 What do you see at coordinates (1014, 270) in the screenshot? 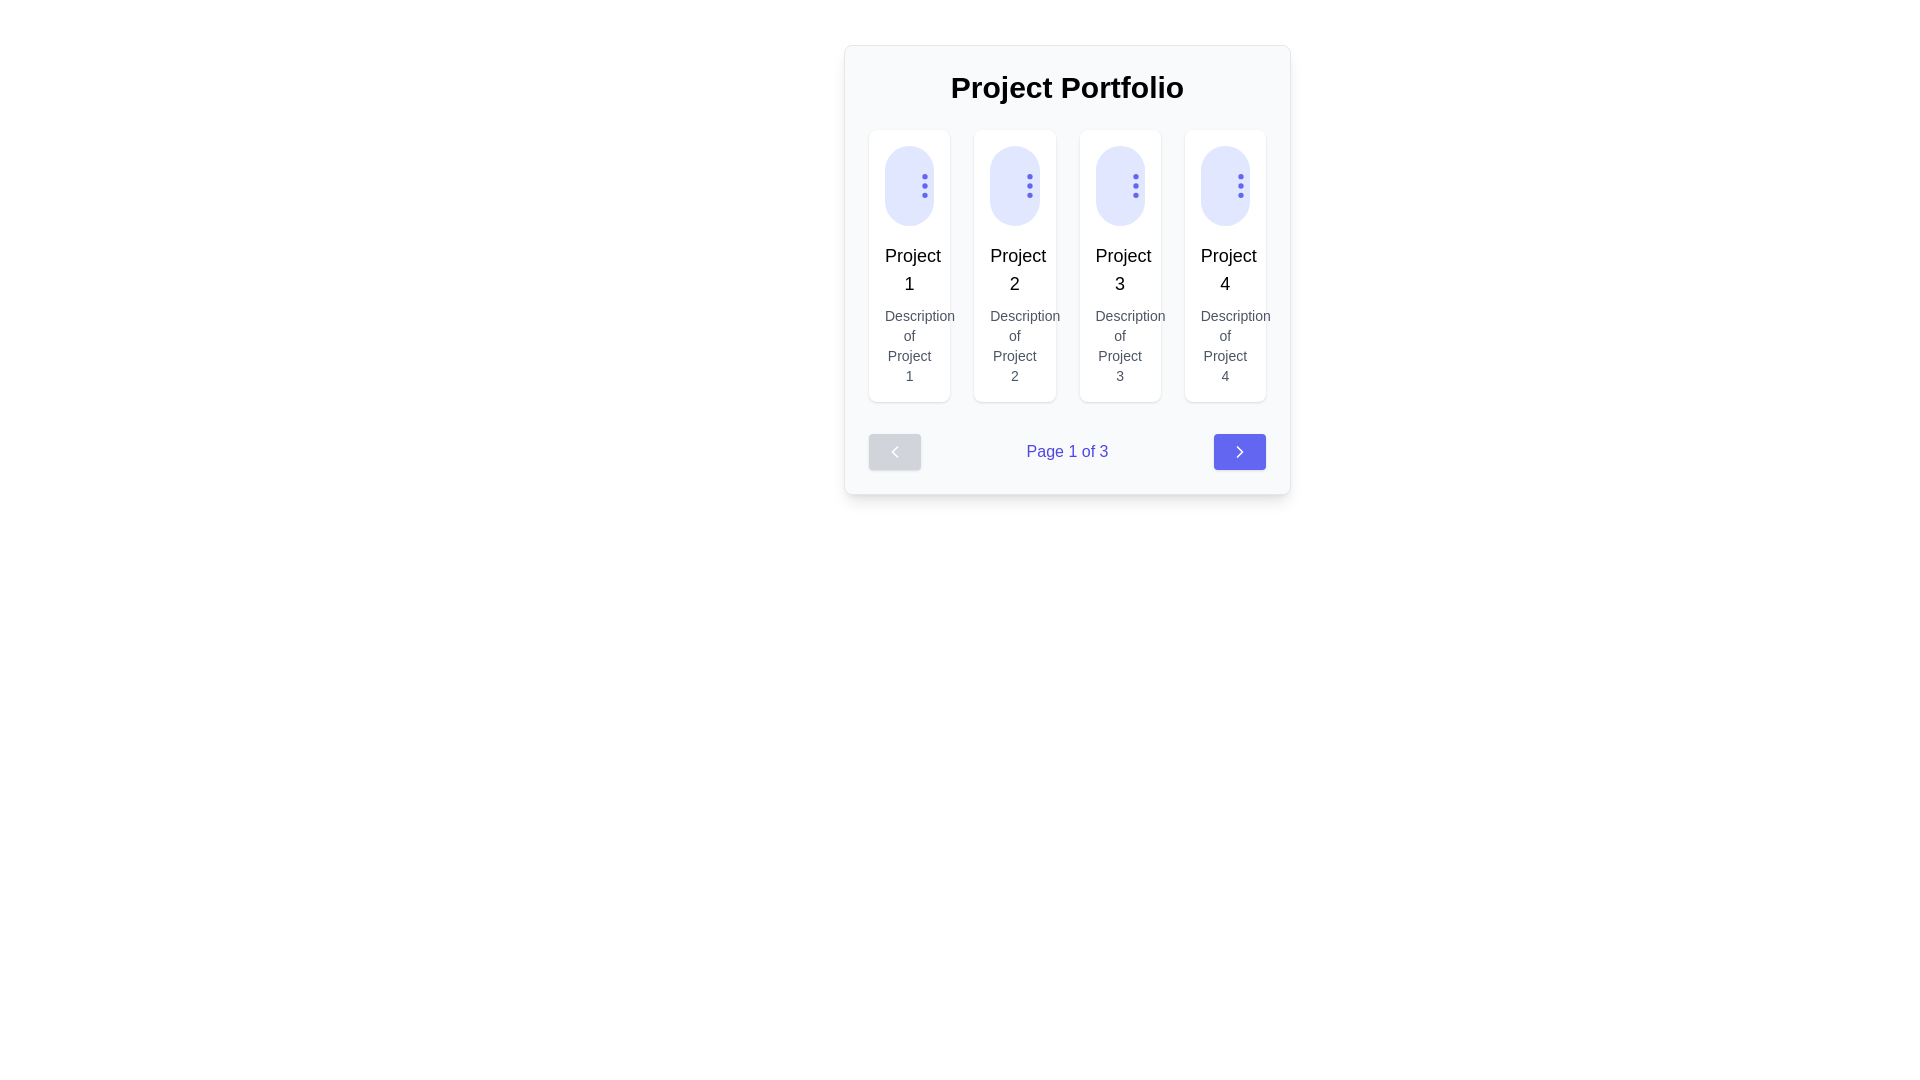
I see `the non-interactive text label displaying the project title located in the second card of four cards in a horizontal row` at bounding box center [1014, 270].